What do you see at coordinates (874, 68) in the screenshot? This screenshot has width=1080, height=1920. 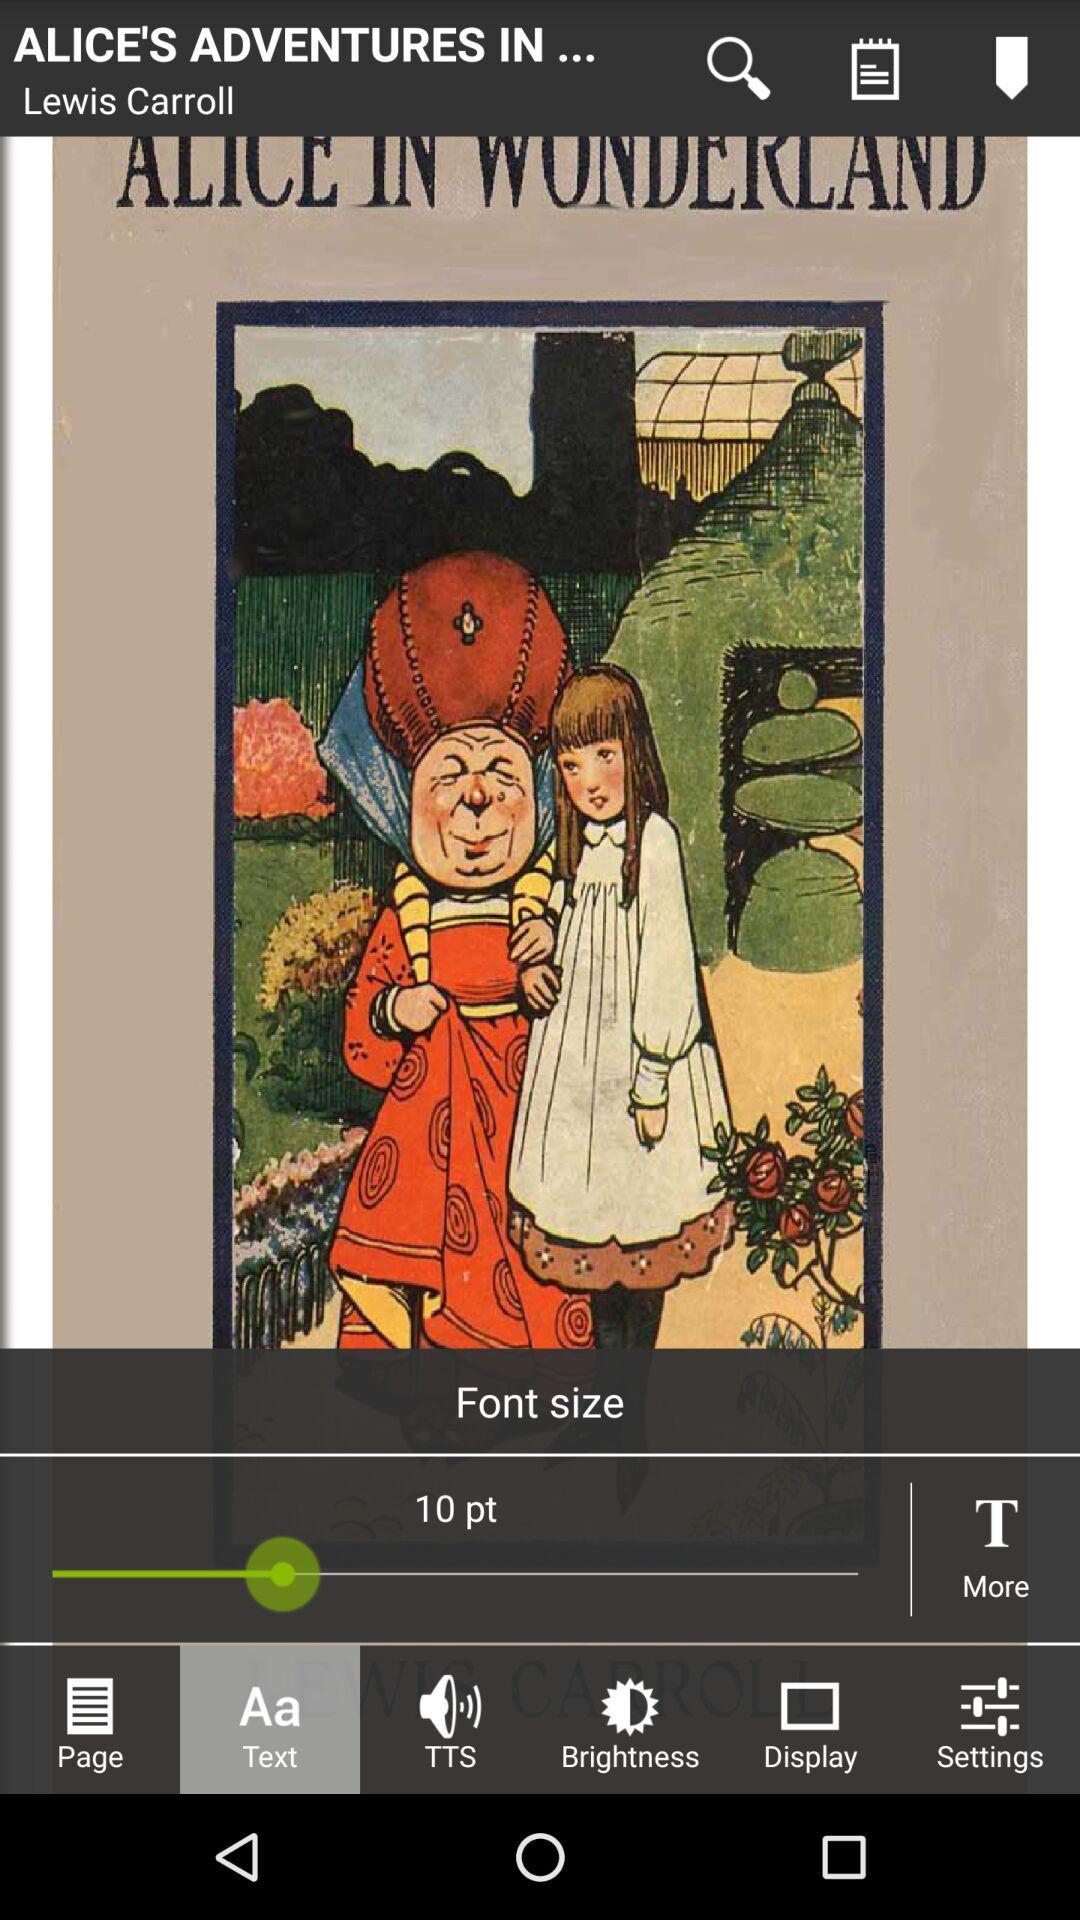 I see `file` at bounding box center [874, 68].